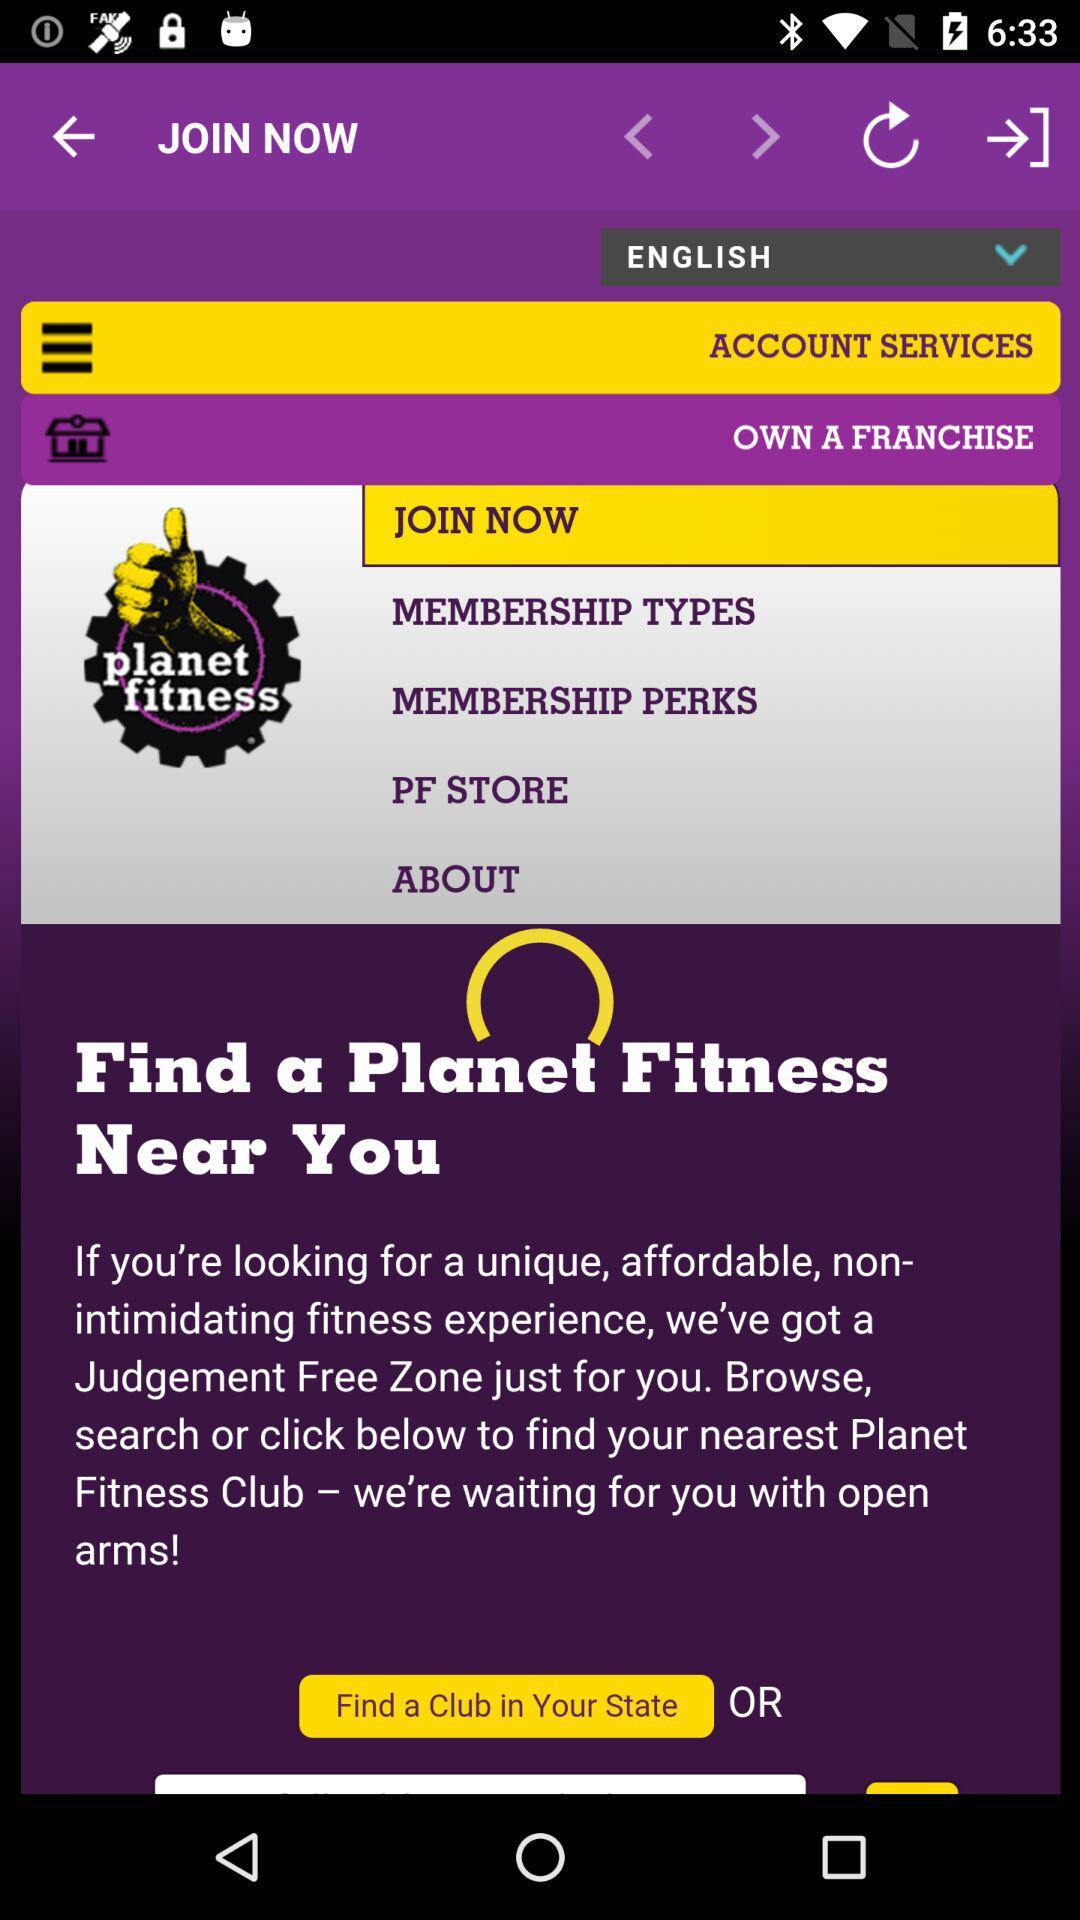  What do you see at coordinates (540, 1002) in the screenshot?
I see `connect to planet fitness` at bounding box center [540, 1002].